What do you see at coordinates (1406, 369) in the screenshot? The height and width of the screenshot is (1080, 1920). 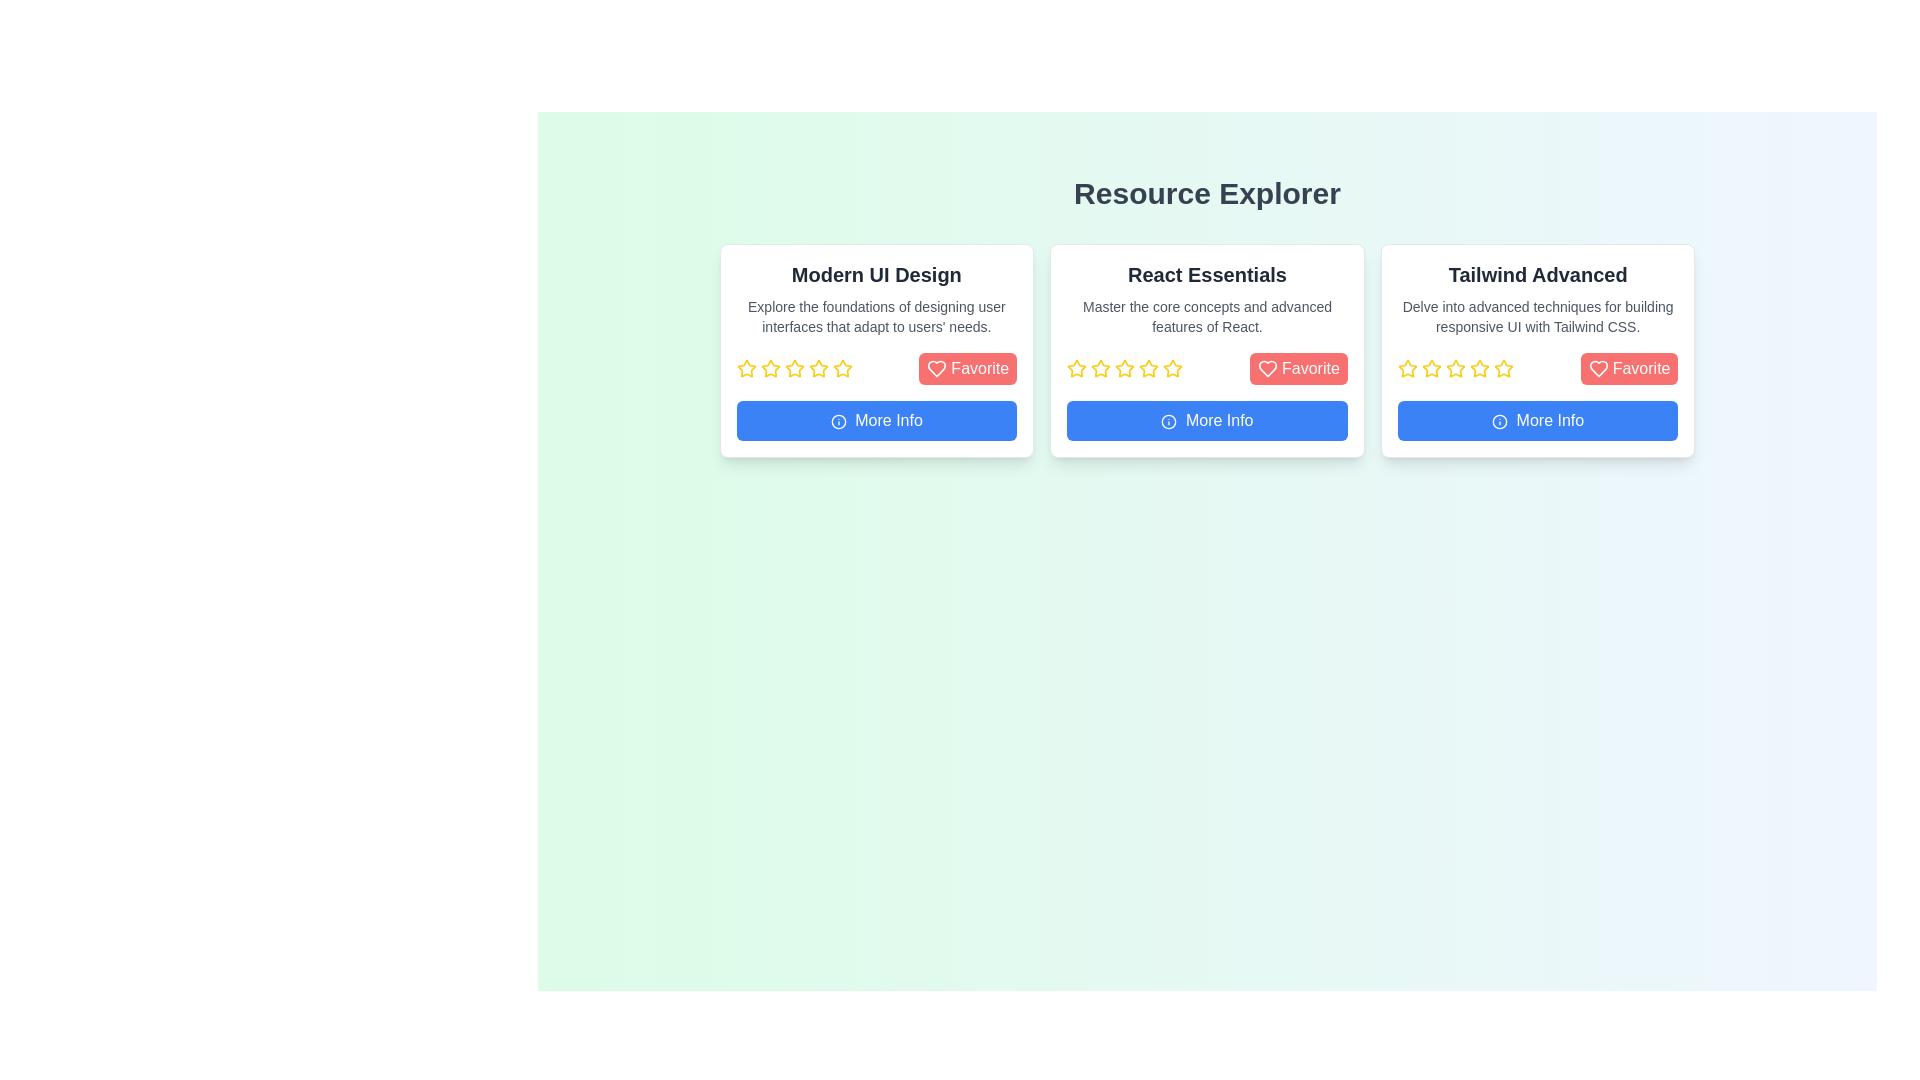 I see `the first star icon in the rating section of the 'Tailwind Advanced' card` at bounding box center [1406, 369].